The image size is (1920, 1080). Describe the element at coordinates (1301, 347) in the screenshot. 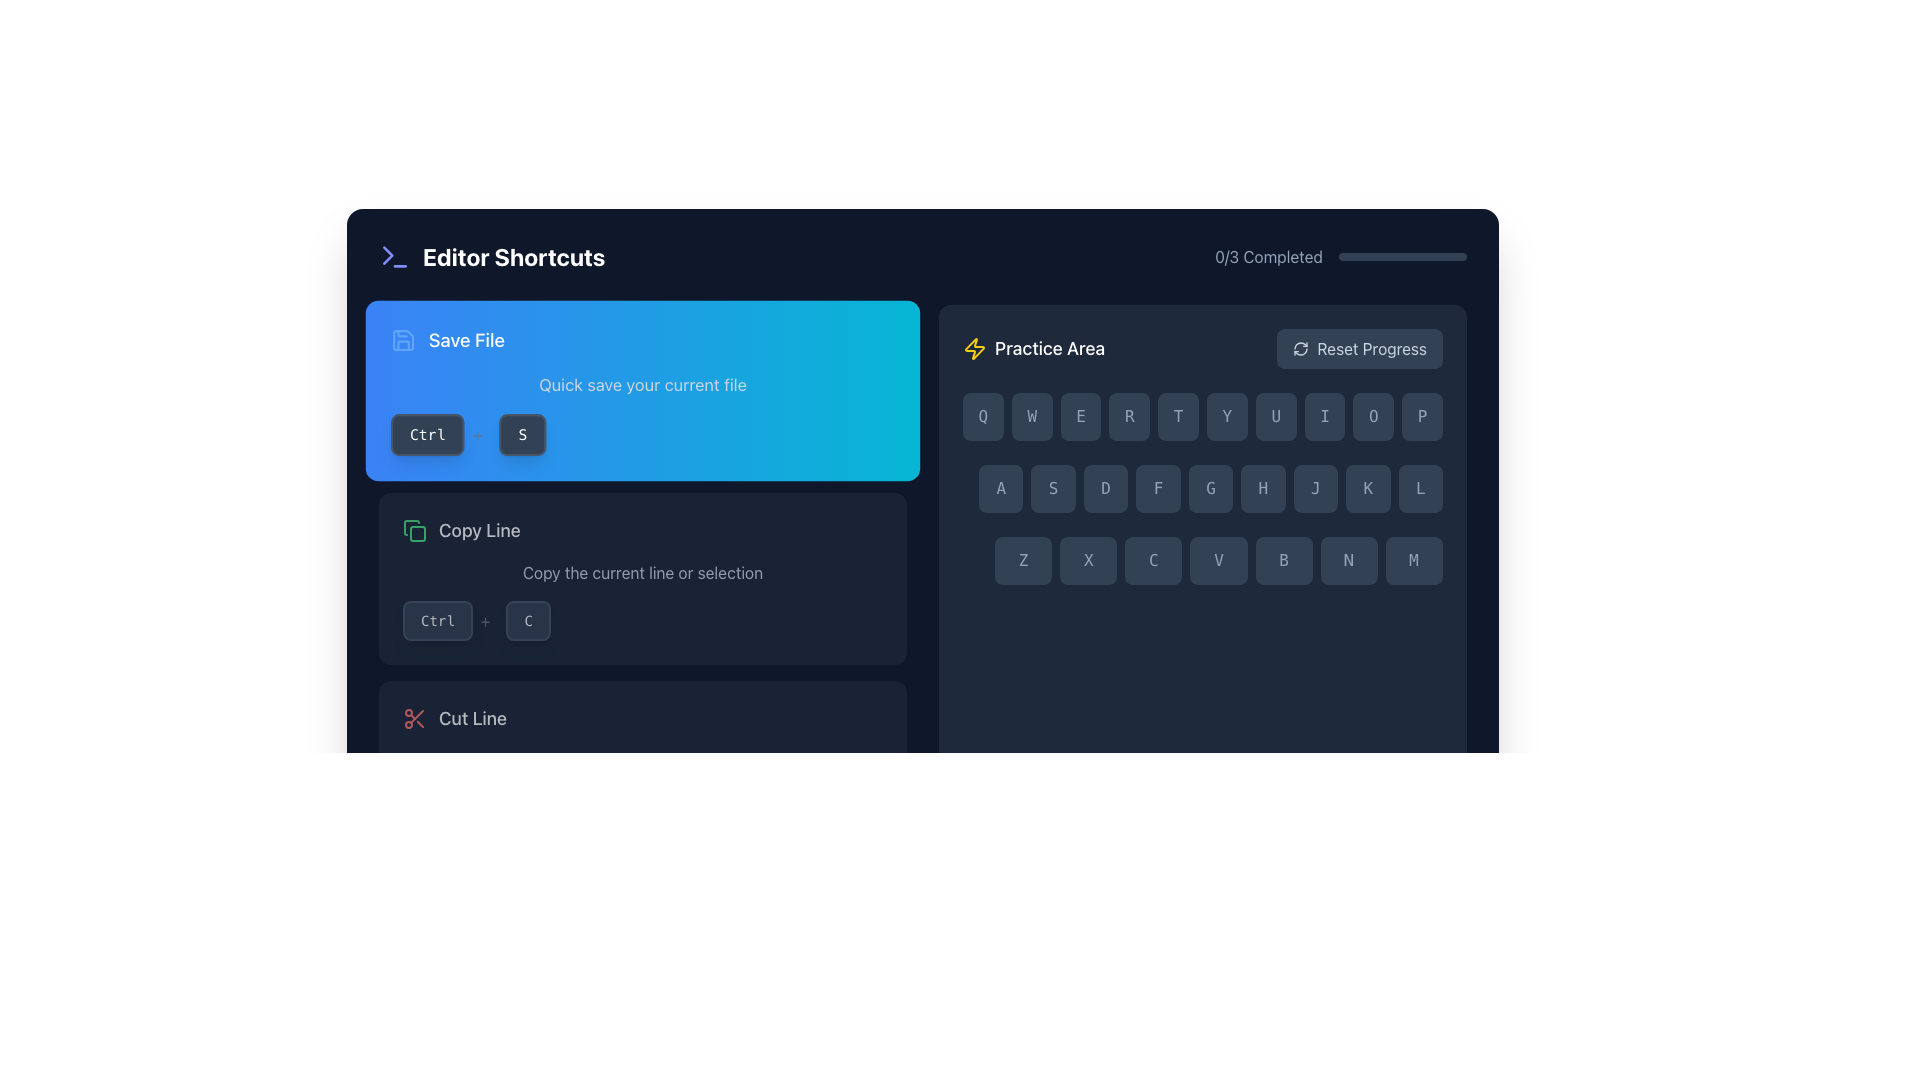

I see `the refresh icon located to the left of the 'Reset Progress' button in the top-right corner of the user interface, which is used to reset or clear progress or data` at that location.